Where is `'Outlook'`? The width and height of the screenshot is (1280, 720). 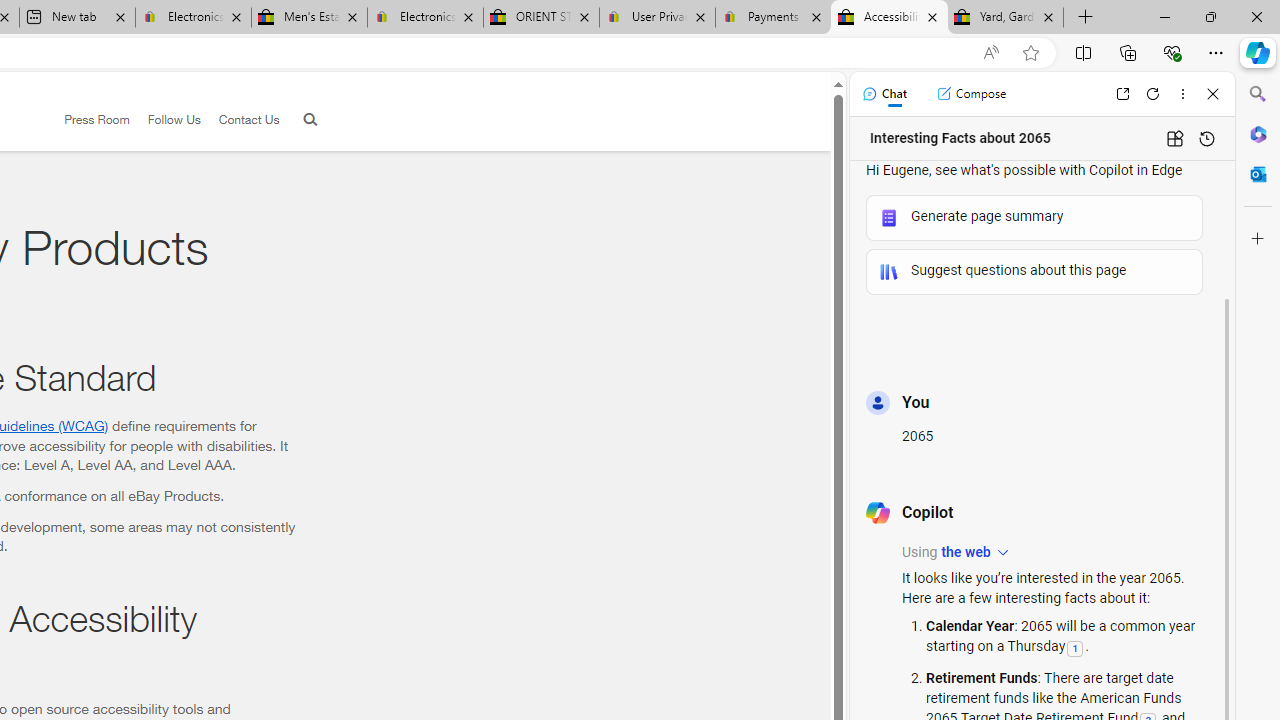 'Outlook' is located at coordinates (1257, 173).